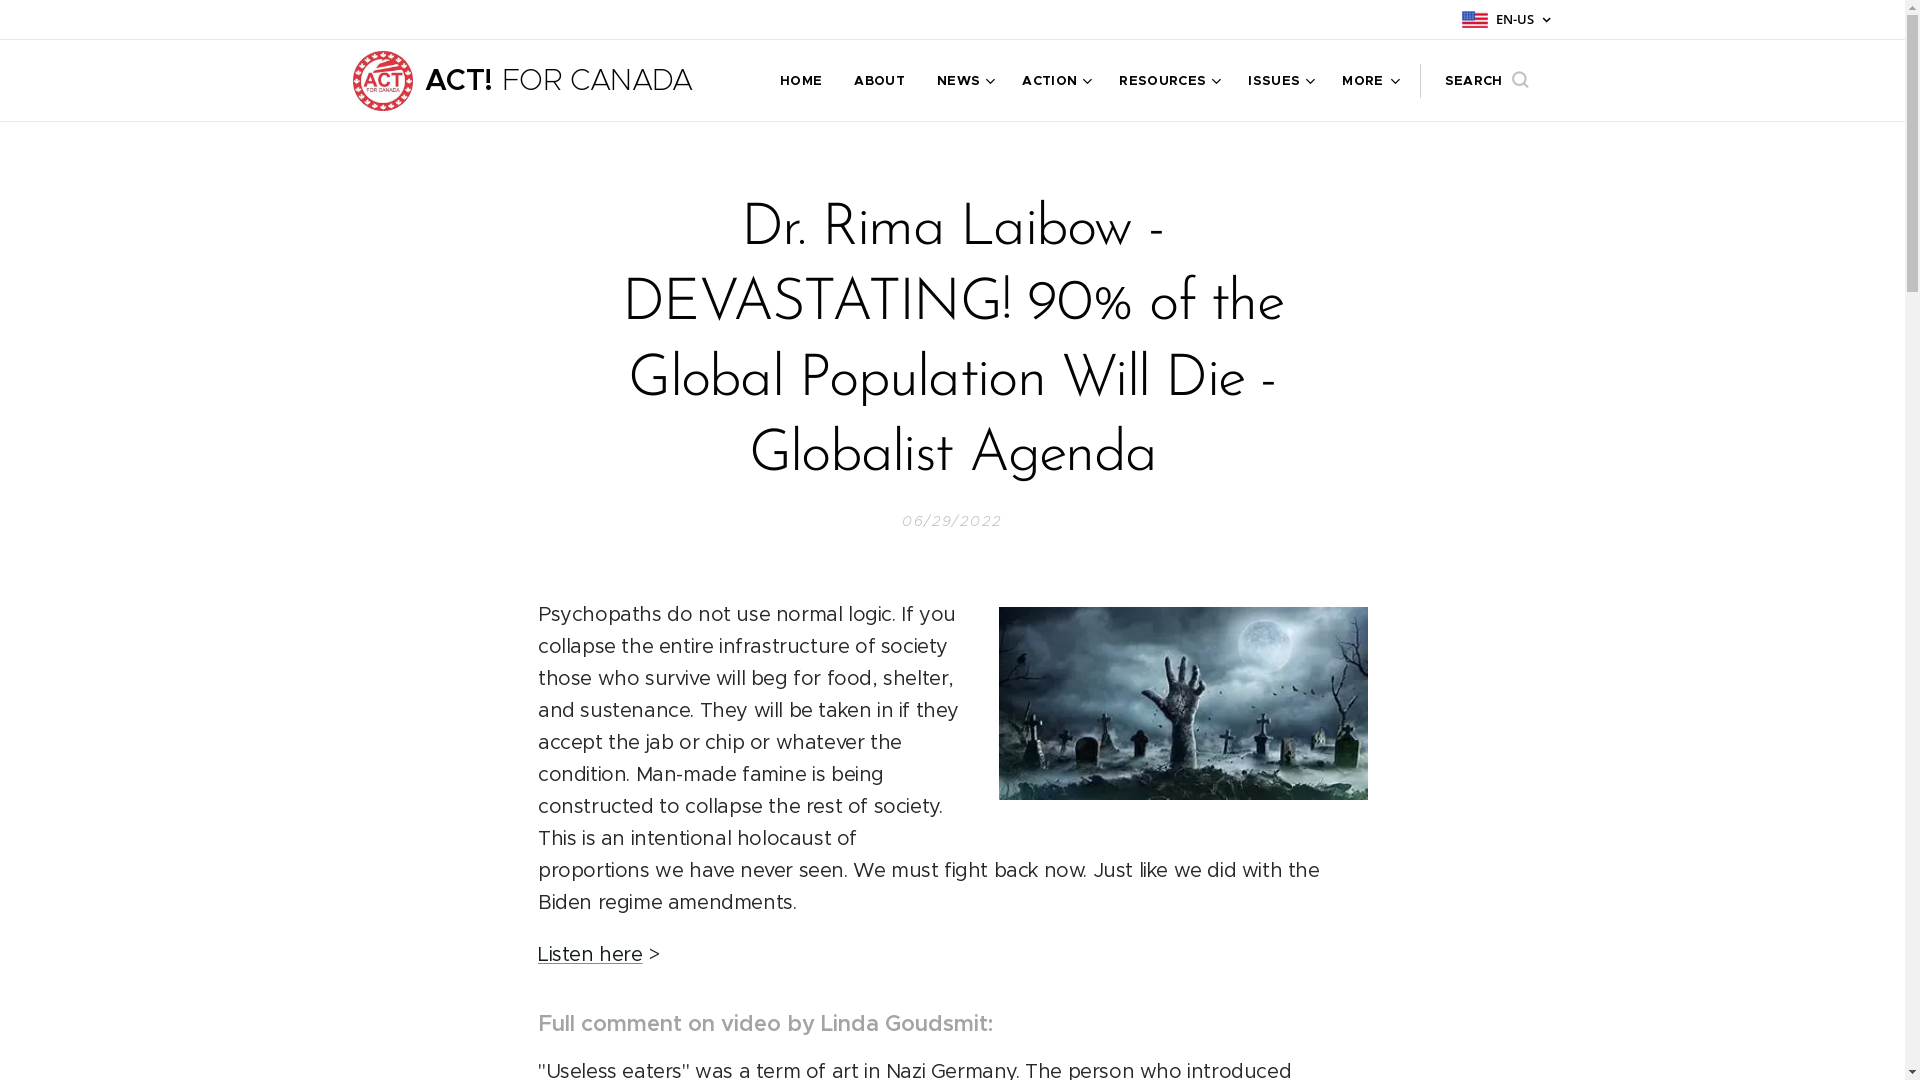 The width and height of the screenshot is (1920, 1080). Describe the element at coordinates (1361, 80) in the screenshot. I see `'MORE'` at that location.